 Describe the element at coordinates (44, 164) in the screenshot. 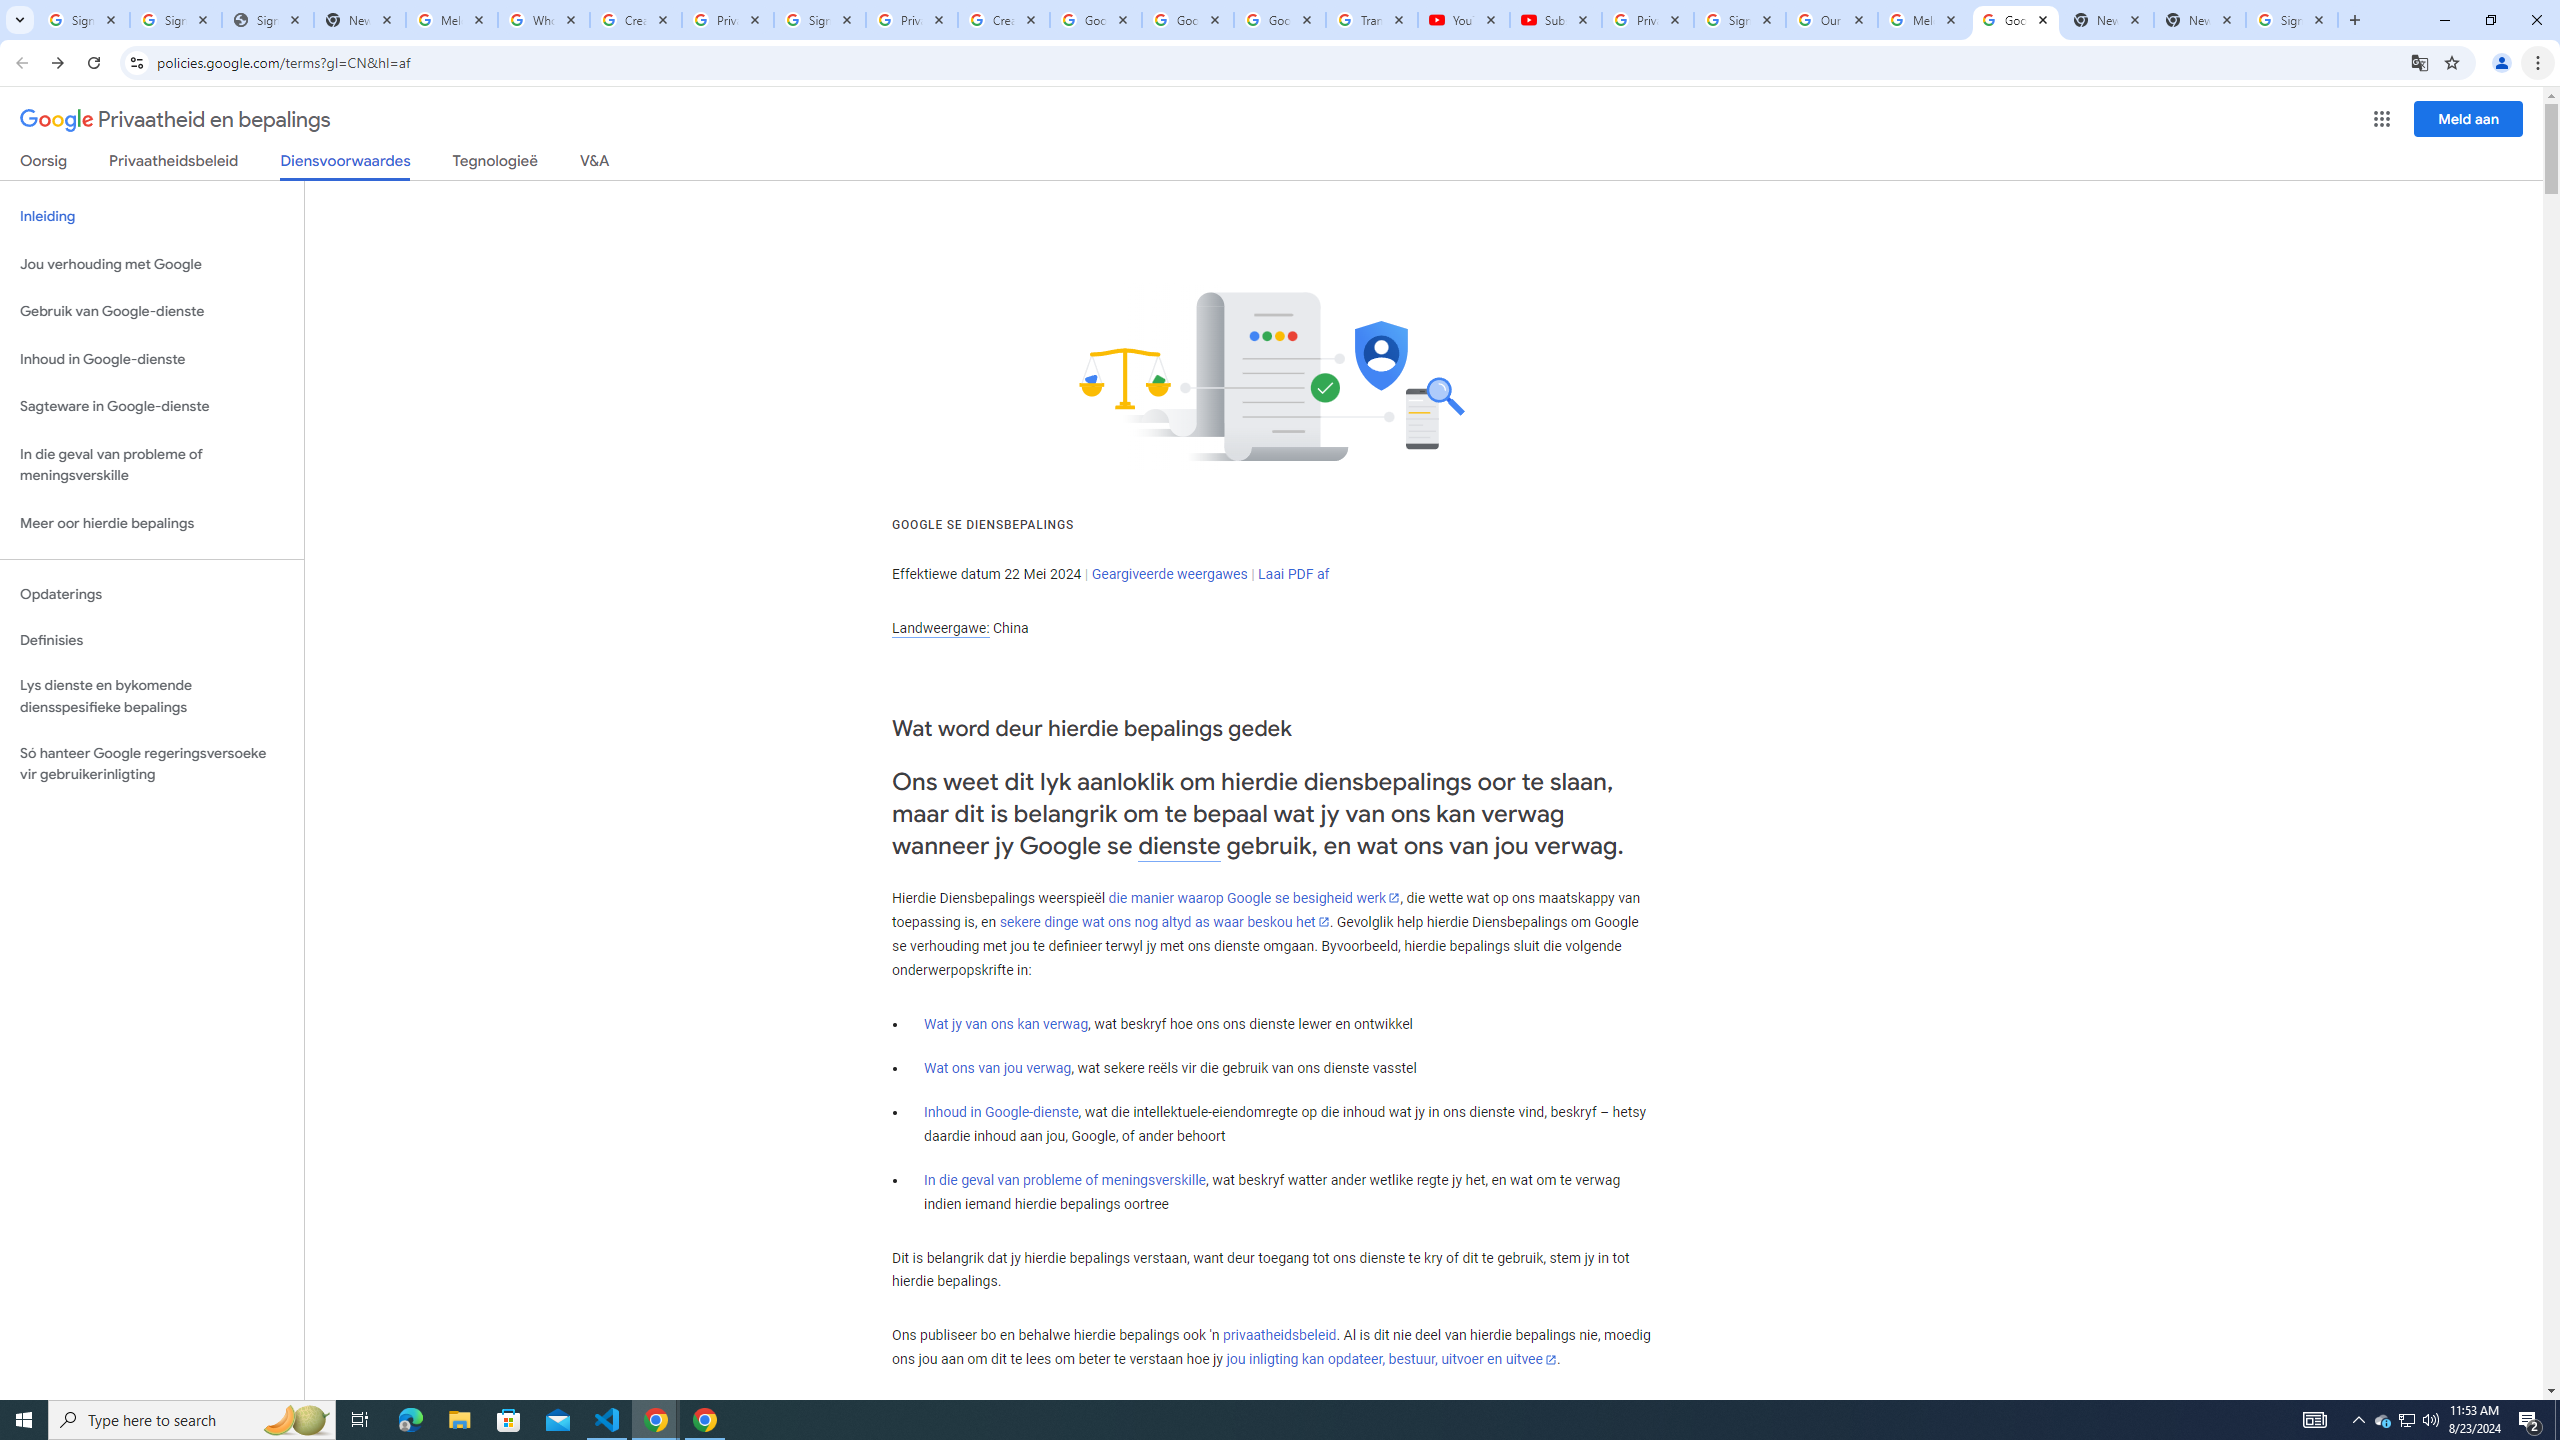

I see `'Oorsig'` at that location.